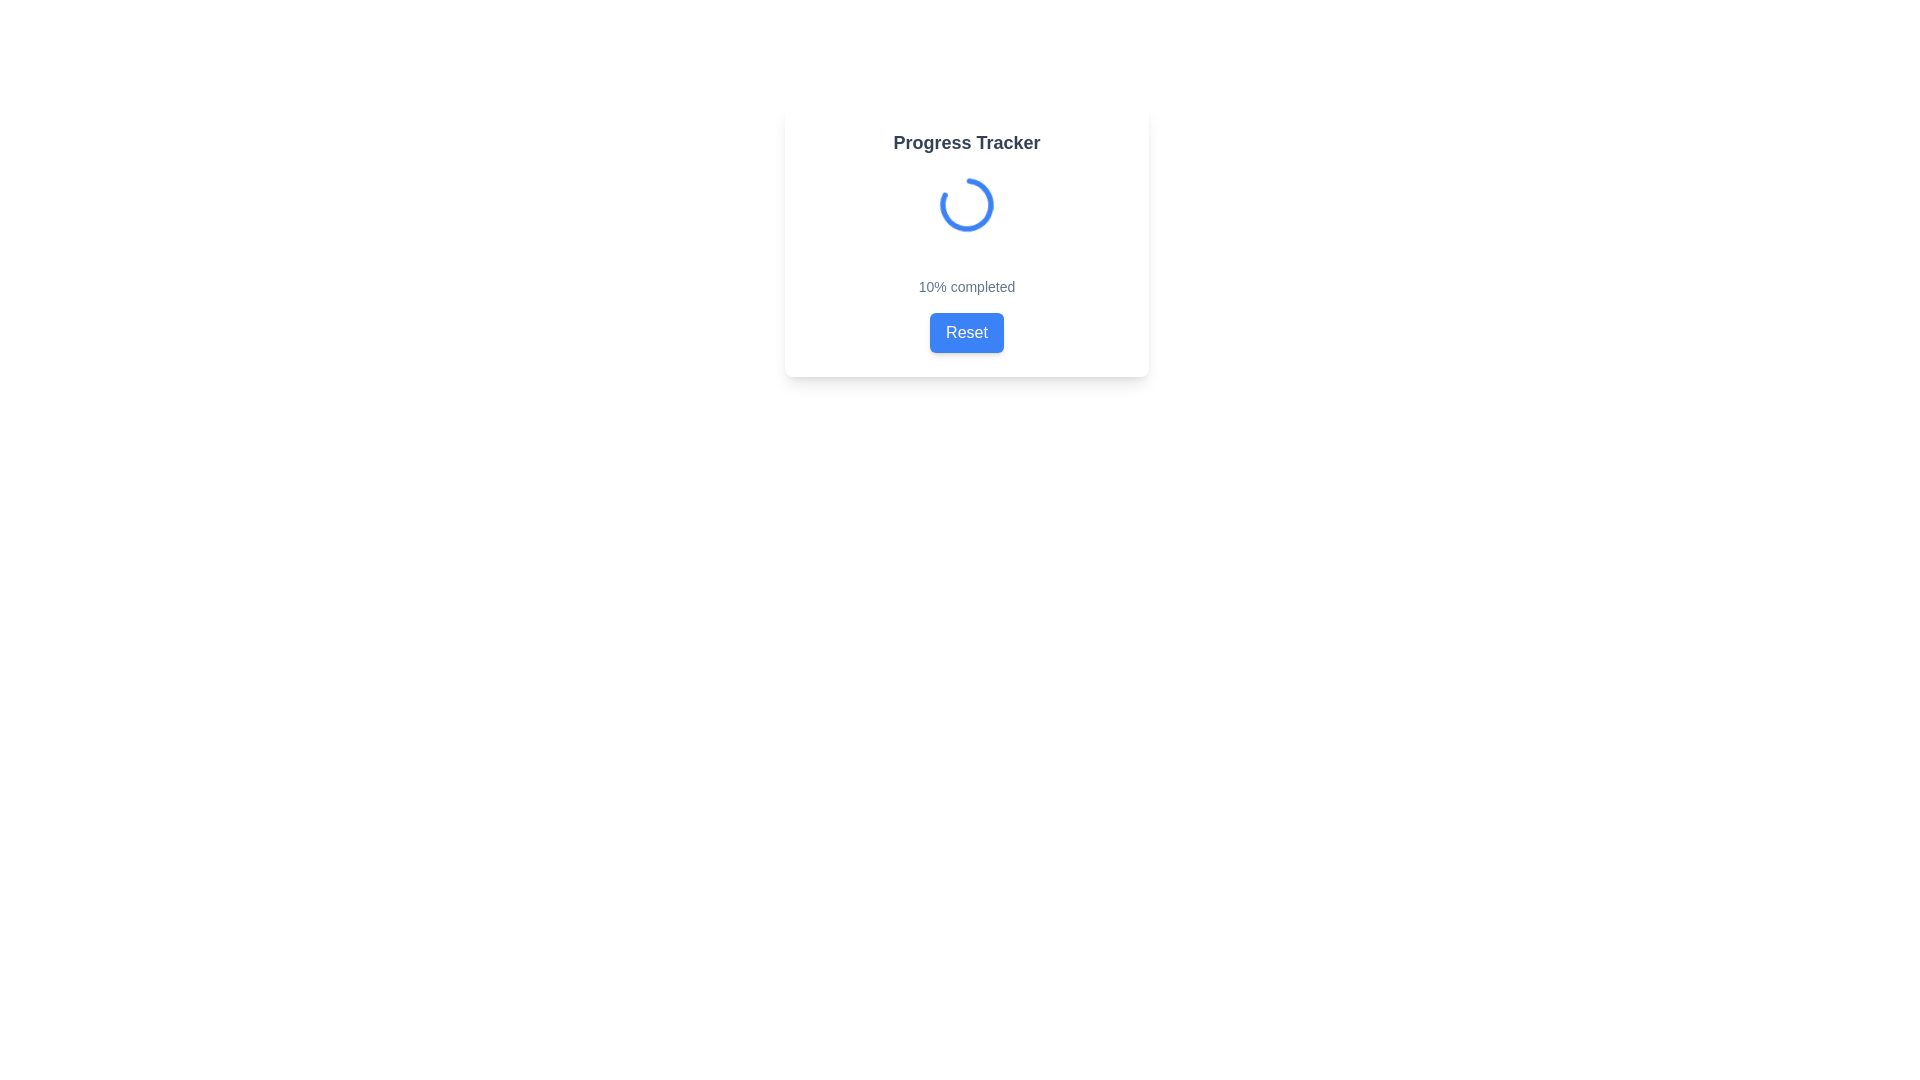 The image size is (1920, 1080). What do you see at coordinates (966, 331) in the screenshot?
I see `the reset button located at the bottom of the centered card component, which is directly beneath the '0% completed' text, to observe the hover effect` at bounding box center [966, 331].